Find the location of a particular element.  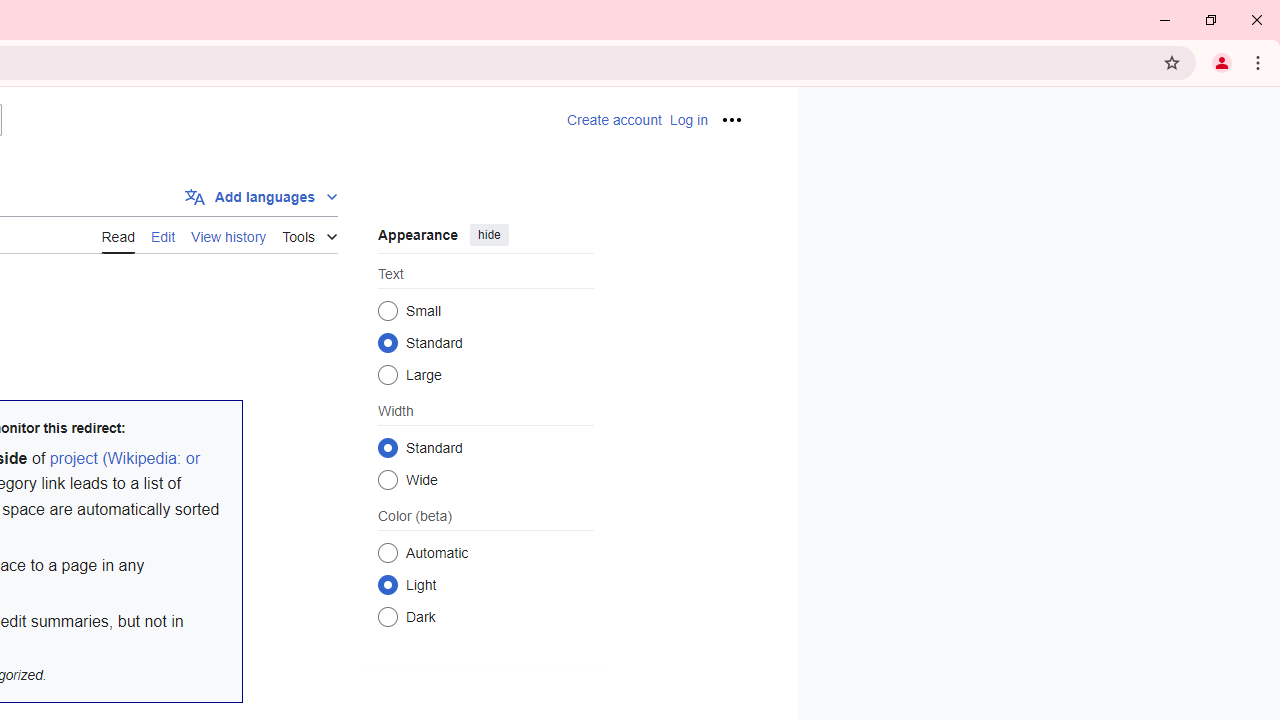

'Wide' is located at coordinates (387, 479).